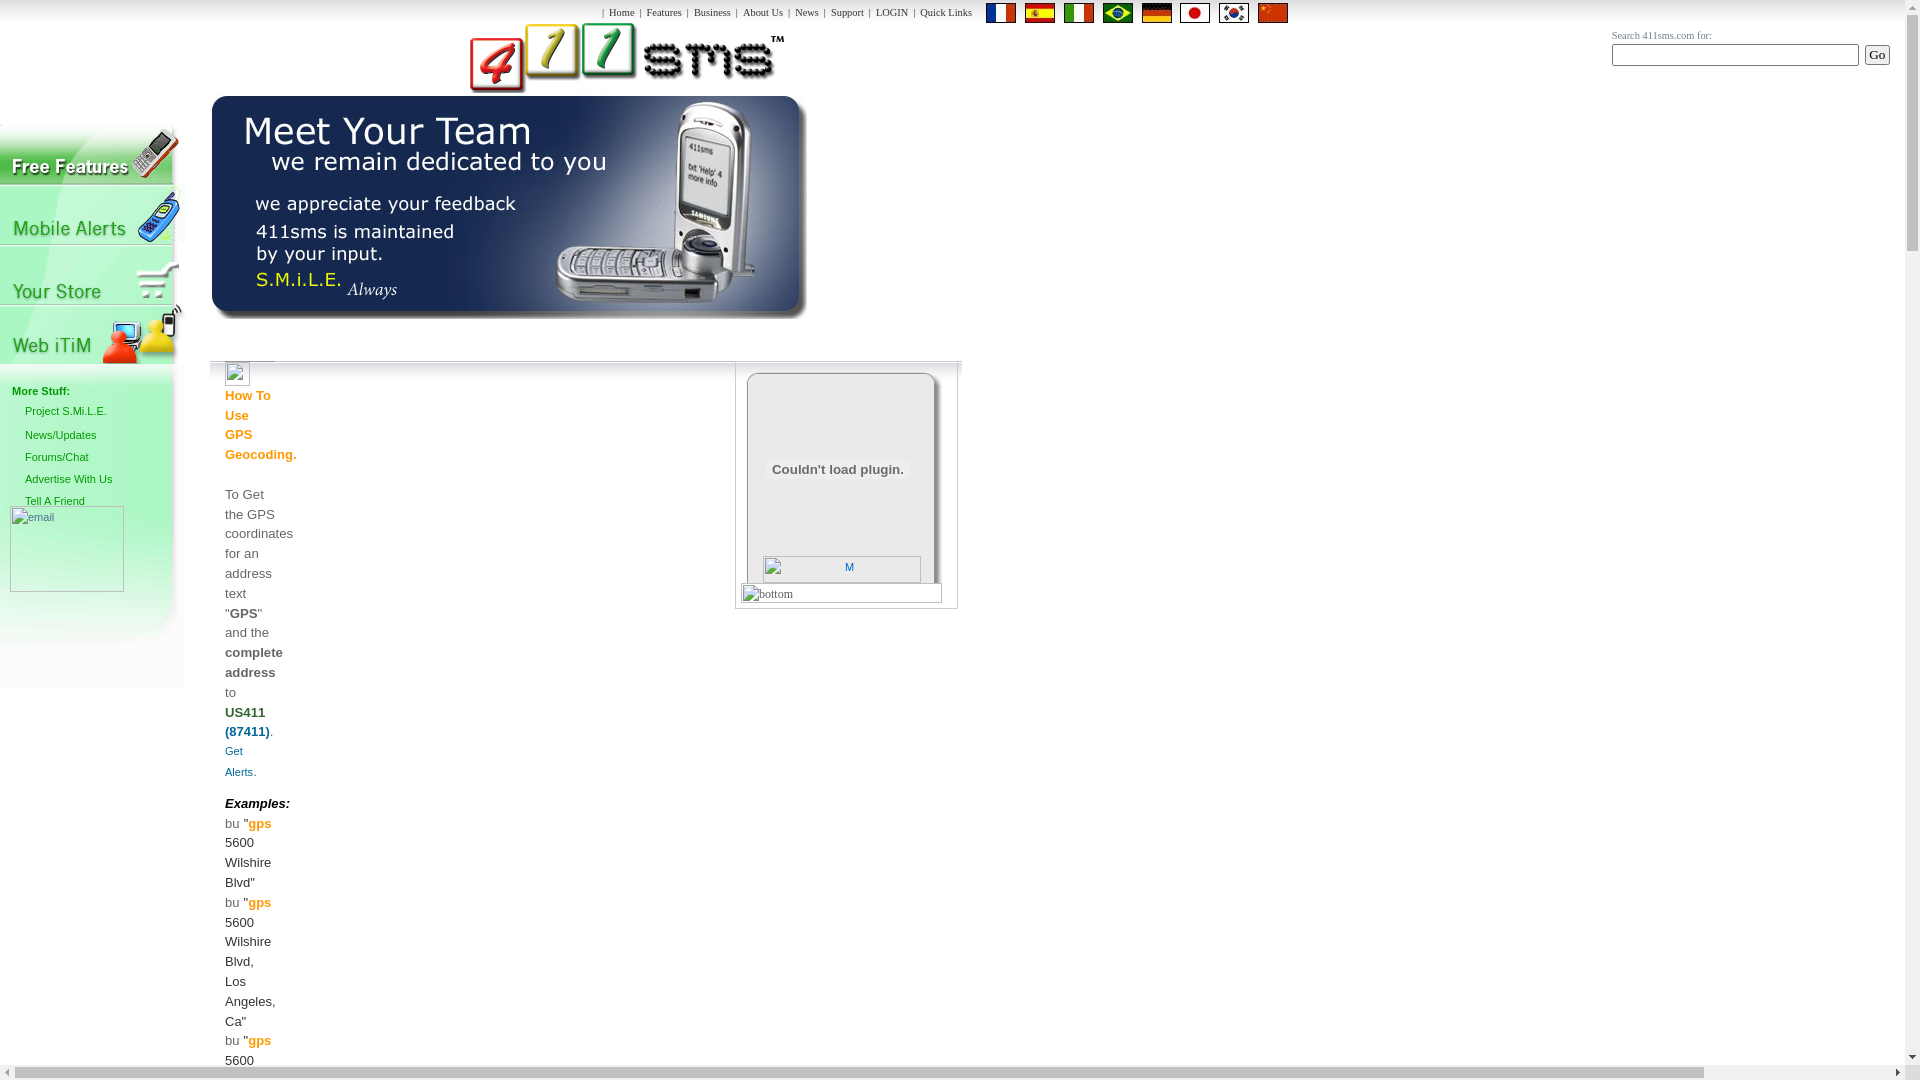 The image size is (1920, 1080). What do you see at coordinates (1078, 12) in the screenshot?
I see `'en|it'` at bounding box center [1078, 12].